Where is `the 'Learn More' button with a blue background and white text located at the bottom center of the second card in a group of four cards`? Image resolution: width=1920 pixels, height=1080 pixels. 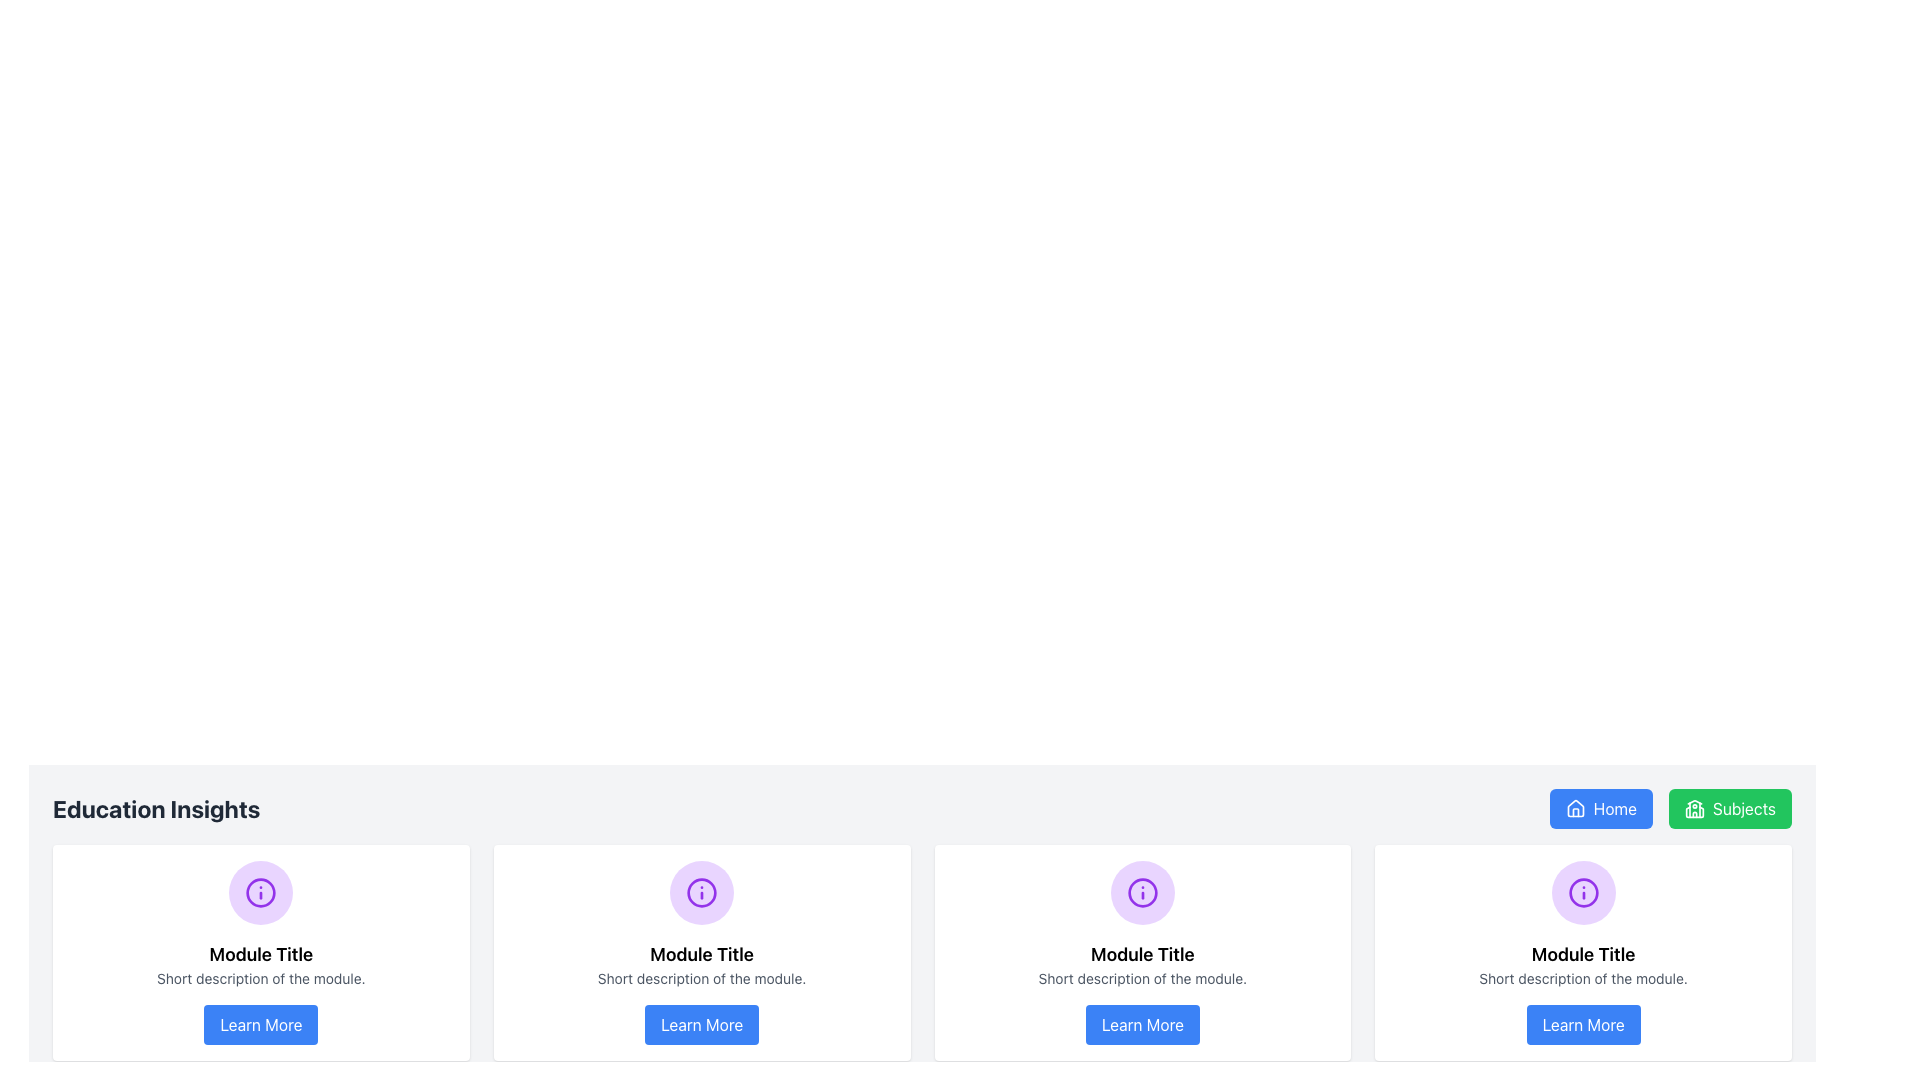 the 'Learn More' button with a blue background and white text located at the bottom center of the second card in a group of four cards is located at coordinates (702, 1025).